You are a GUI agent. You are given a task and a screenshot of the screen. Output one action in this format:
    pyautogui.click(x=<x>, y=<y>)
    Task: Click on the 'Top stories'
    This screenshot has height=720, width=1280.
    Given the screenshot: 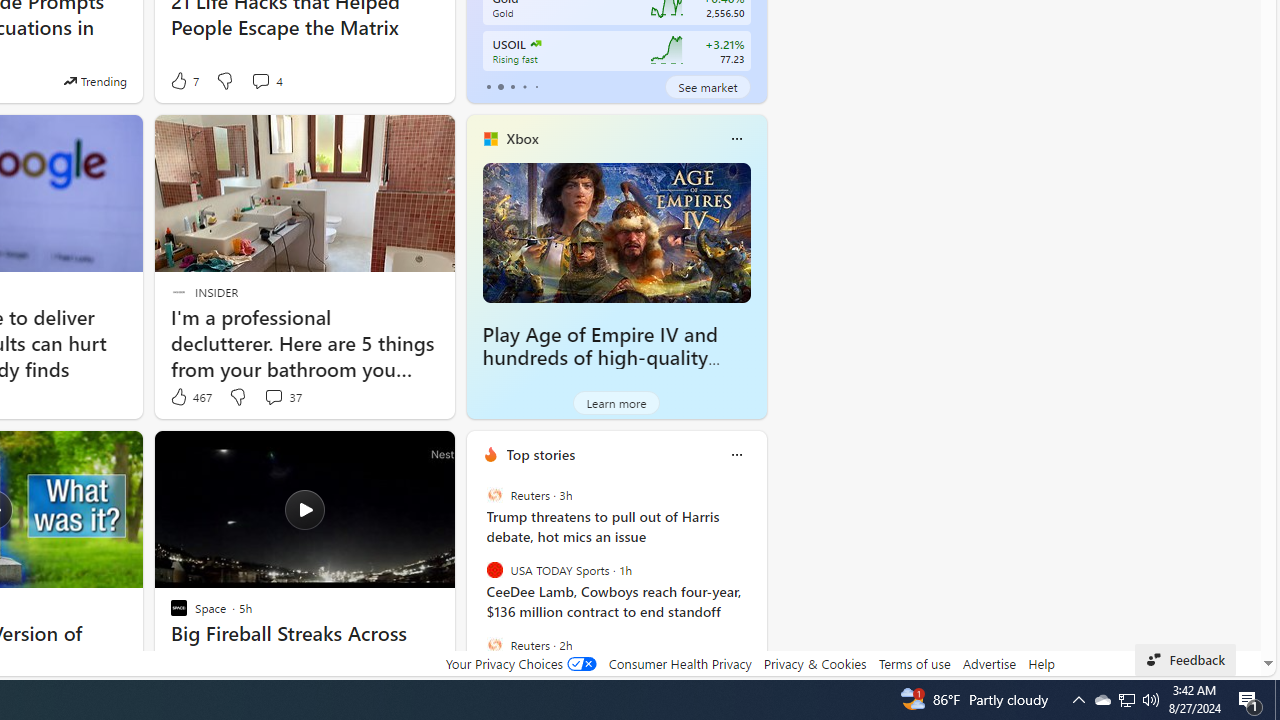 What is the action you would take?
    pyautogui.click(x=540, y=454)
    